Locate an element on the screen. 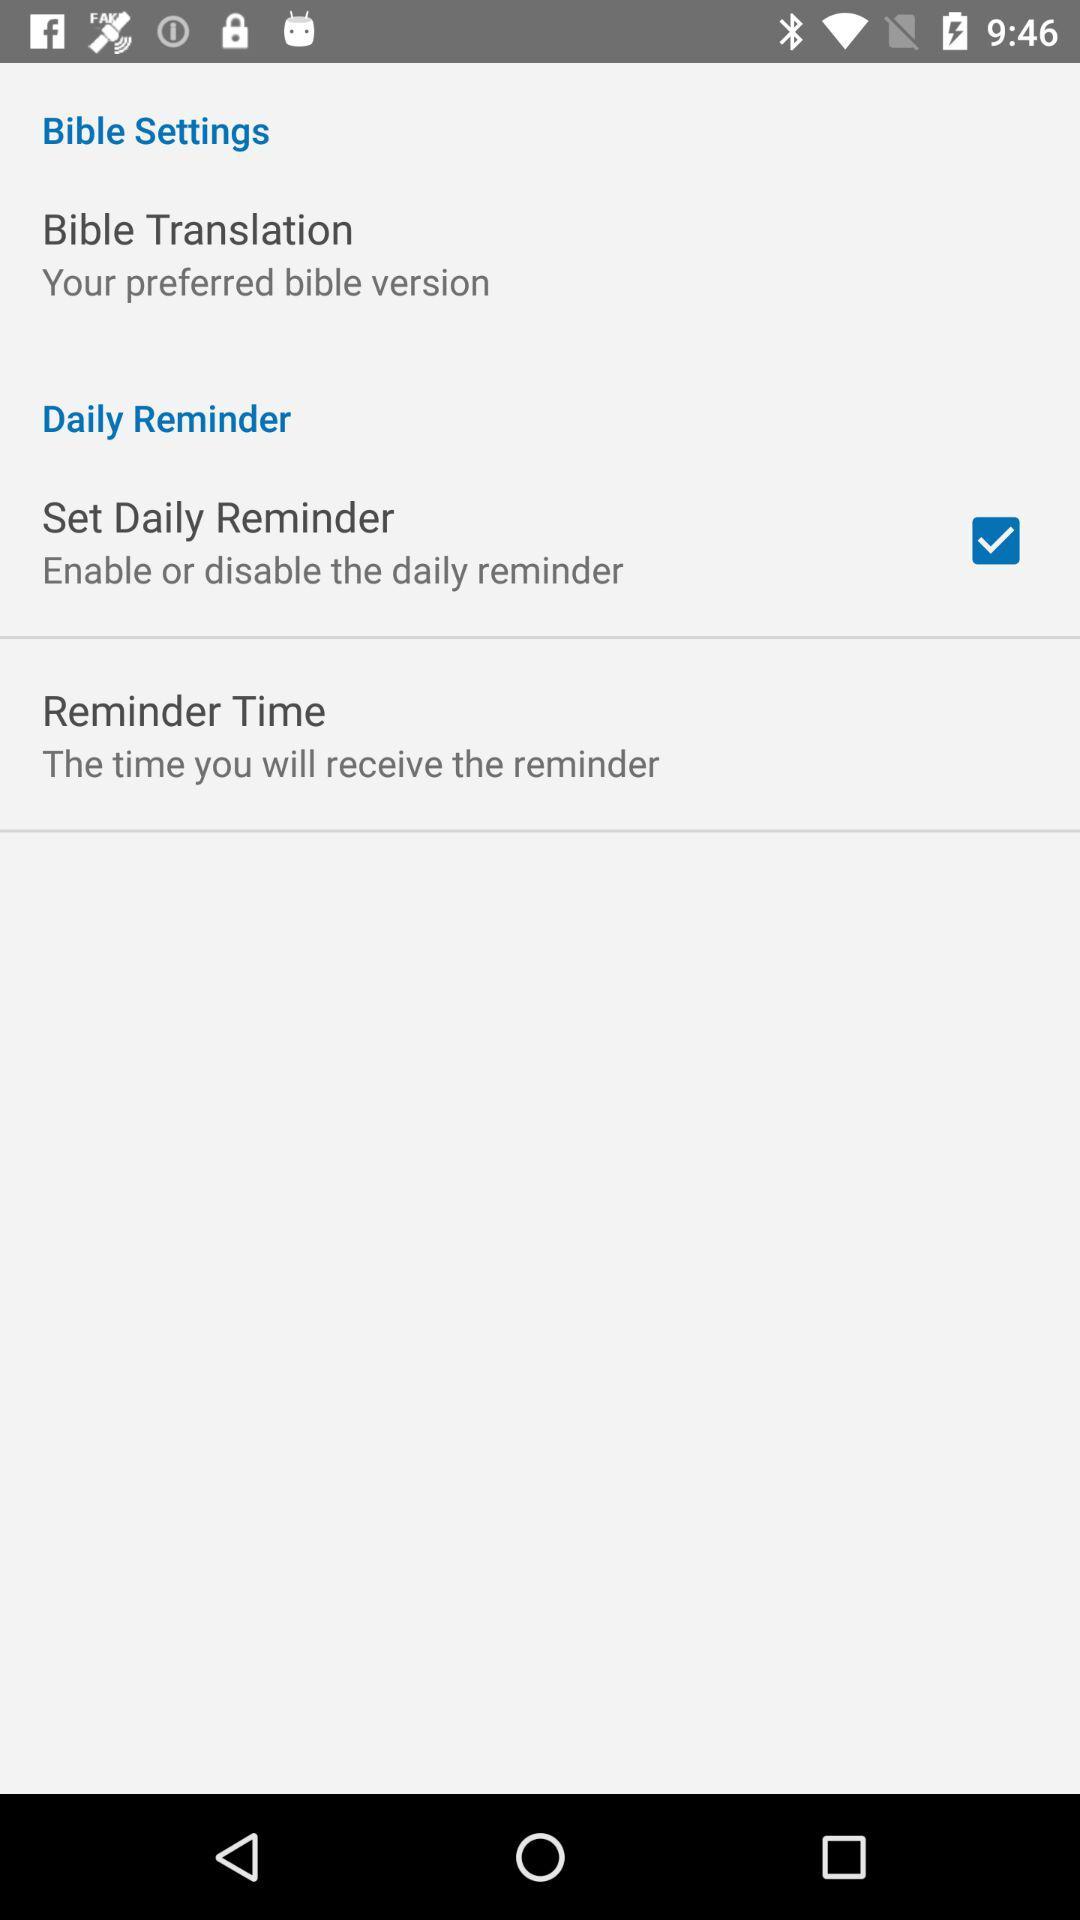 This screenshot has width=1080, height=1920. app next to enable or disable is located at coordinates (995, 540).